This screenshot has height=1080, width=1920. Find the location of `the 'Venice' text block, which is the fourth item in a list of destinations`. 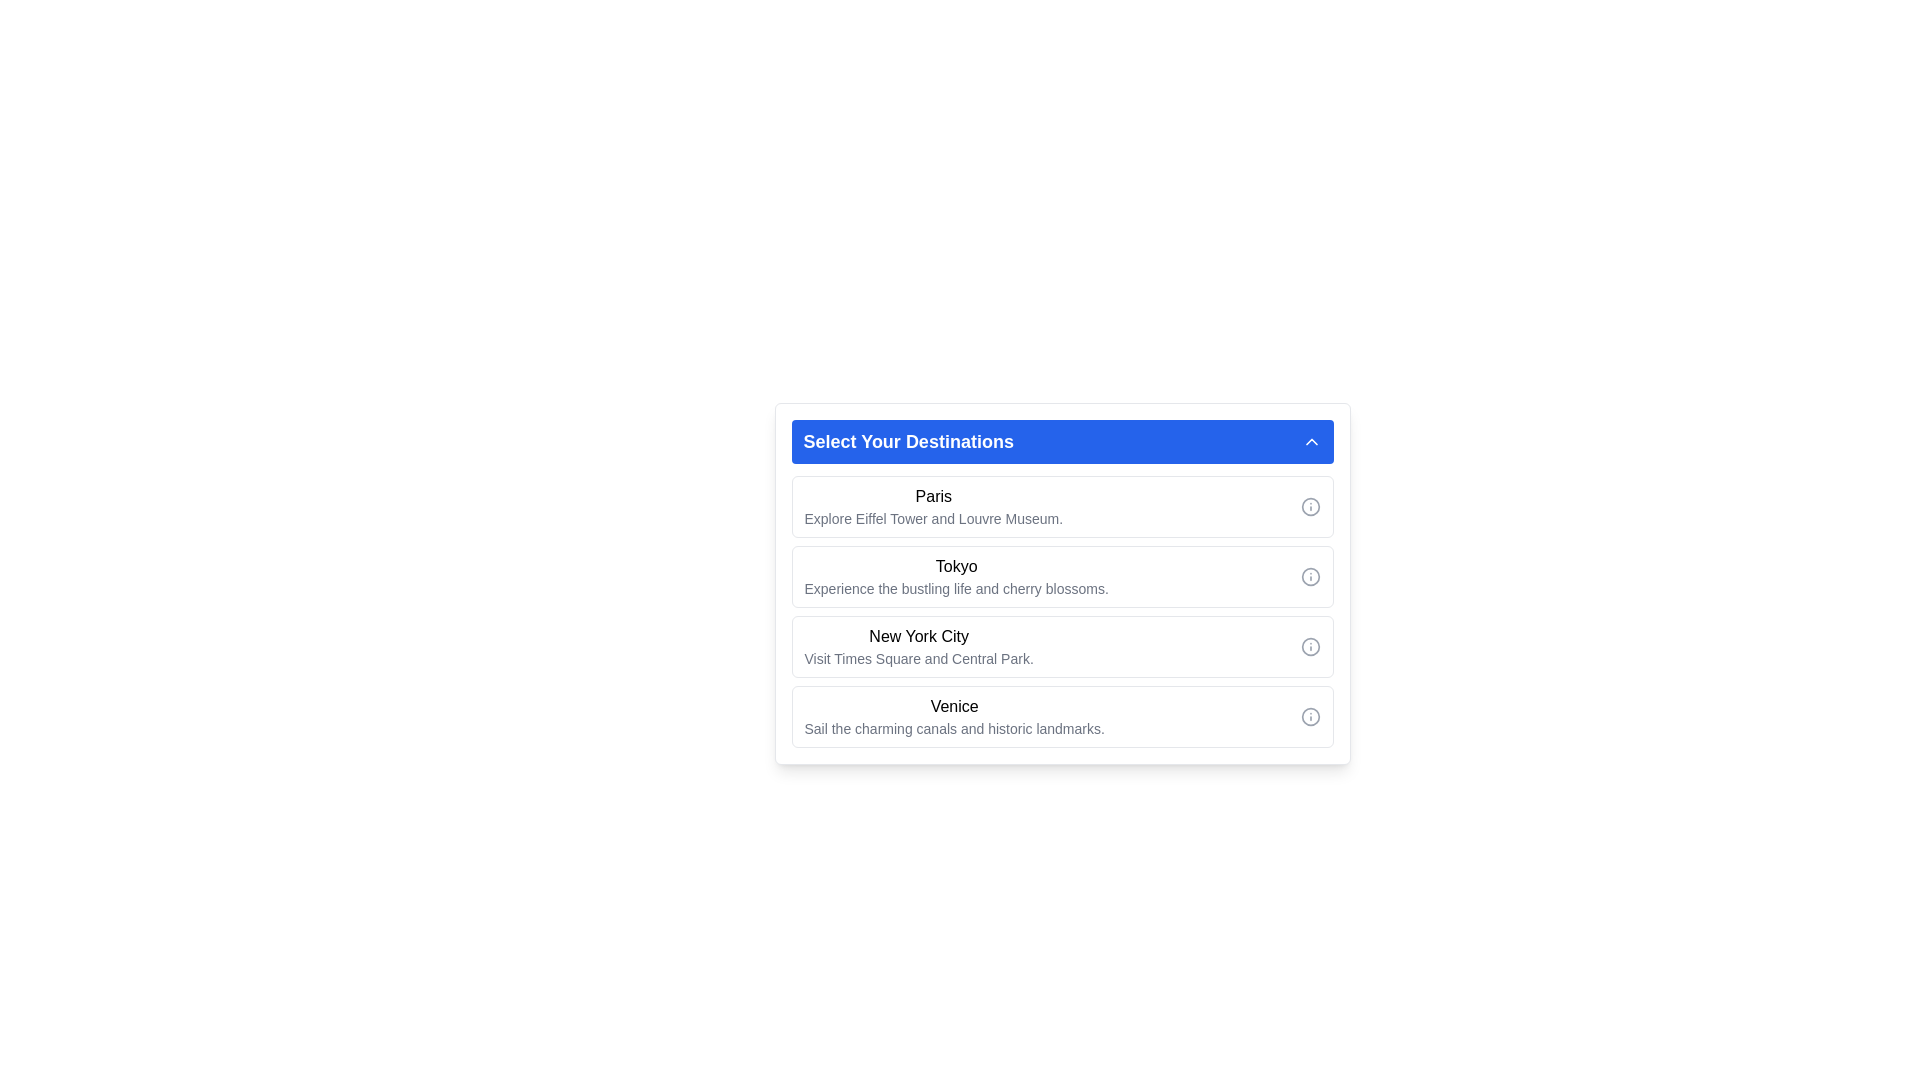

the 'Venice' text block, which is the fourth item in a list of destinations is located at coordinates (953, 716).